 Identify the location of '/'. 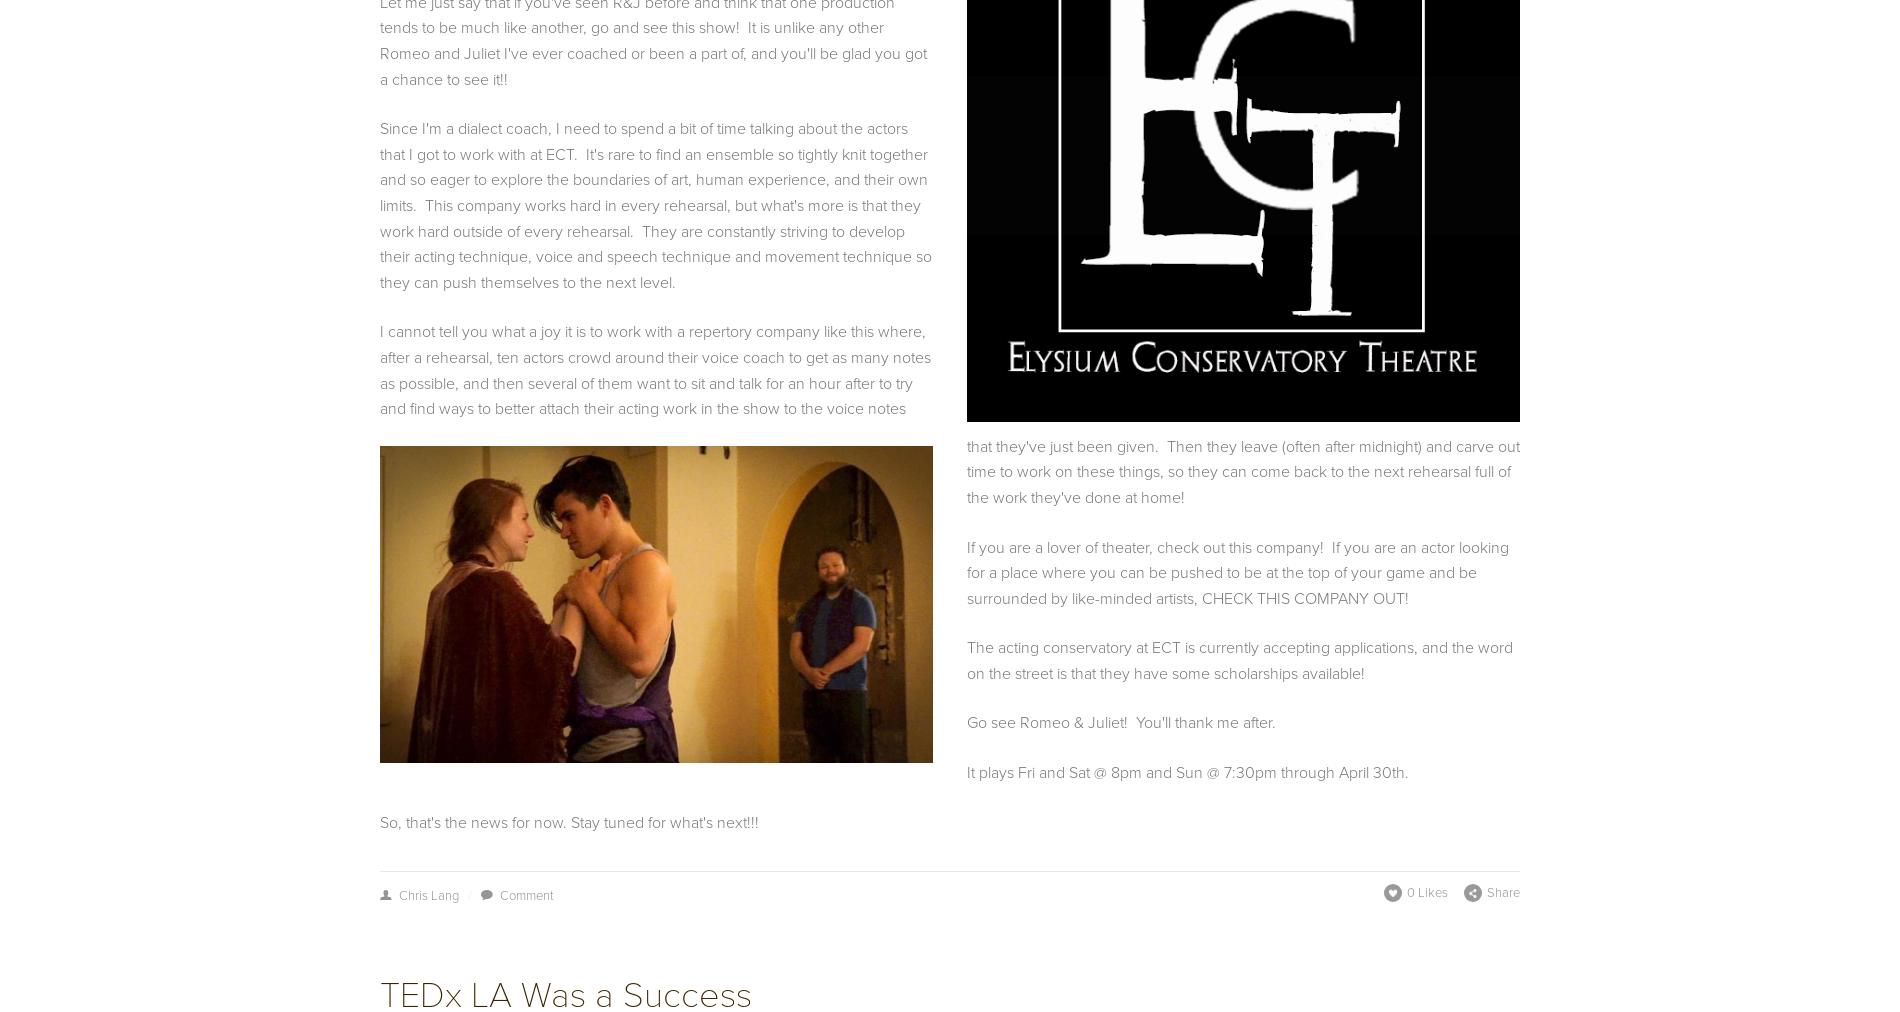
(467, 895).